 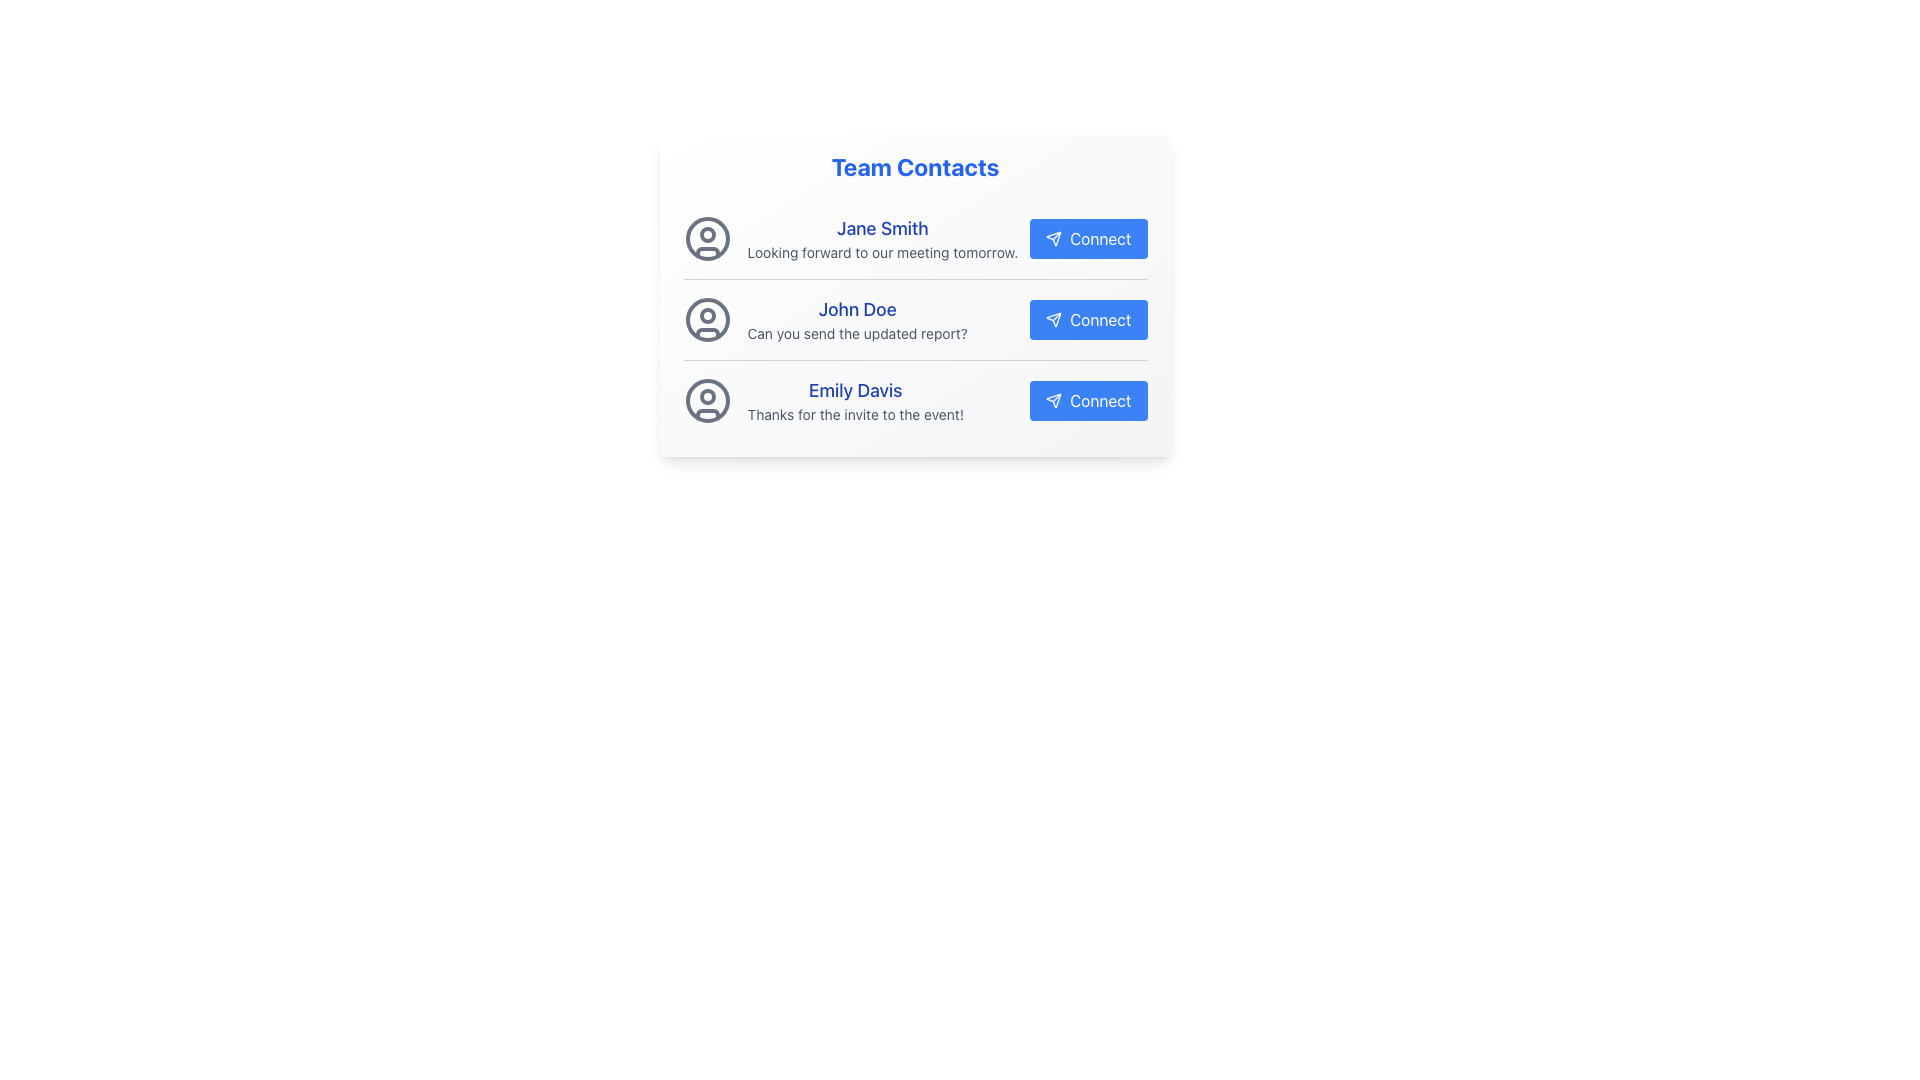 What do you see at coordinates (1087, 319) in the screenshot?
I see `the blue button labeled 'Connect' with a paper plane icon` at bounding box center [1087, 319].